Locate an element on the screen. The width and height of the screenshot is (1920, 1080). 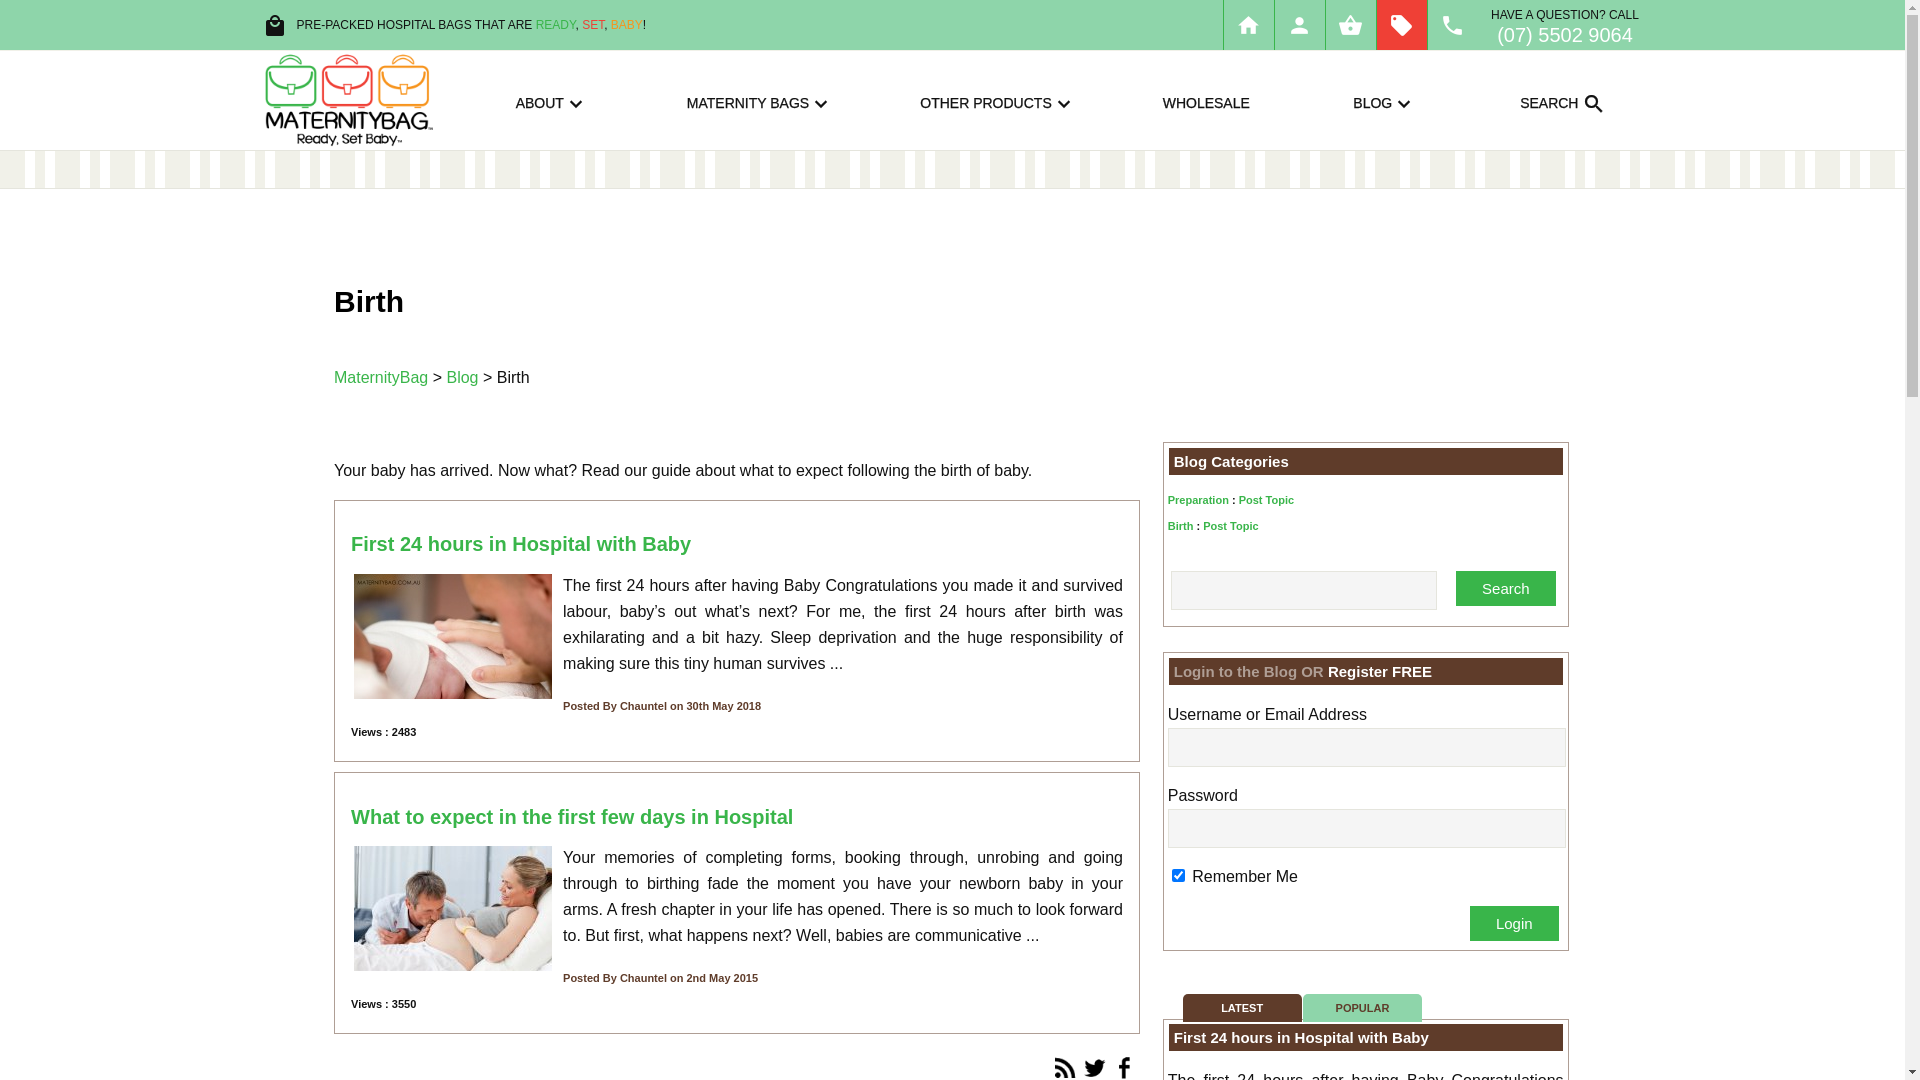
'person' is located at coordinates (1299, 24).